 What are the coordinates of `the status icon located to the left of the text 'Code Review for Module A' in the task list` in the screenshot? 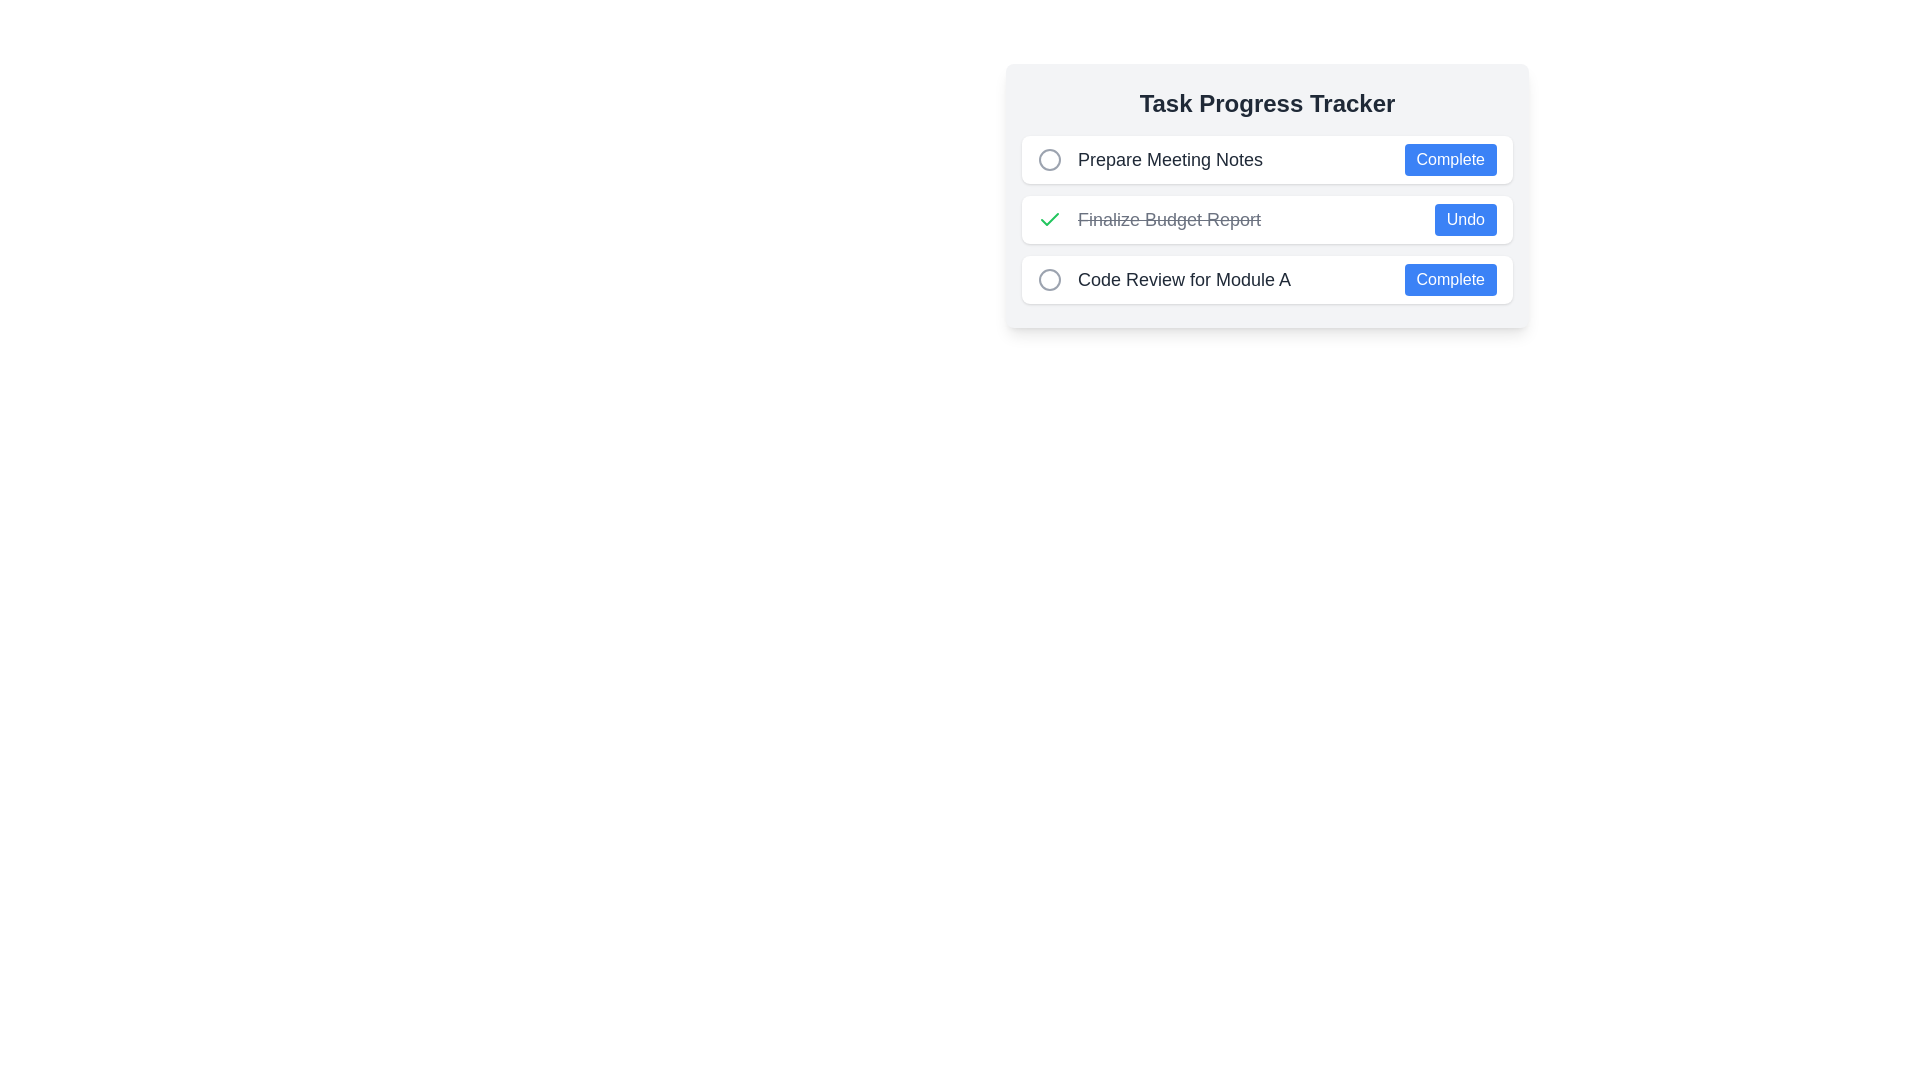 It's located at (1049, 280).